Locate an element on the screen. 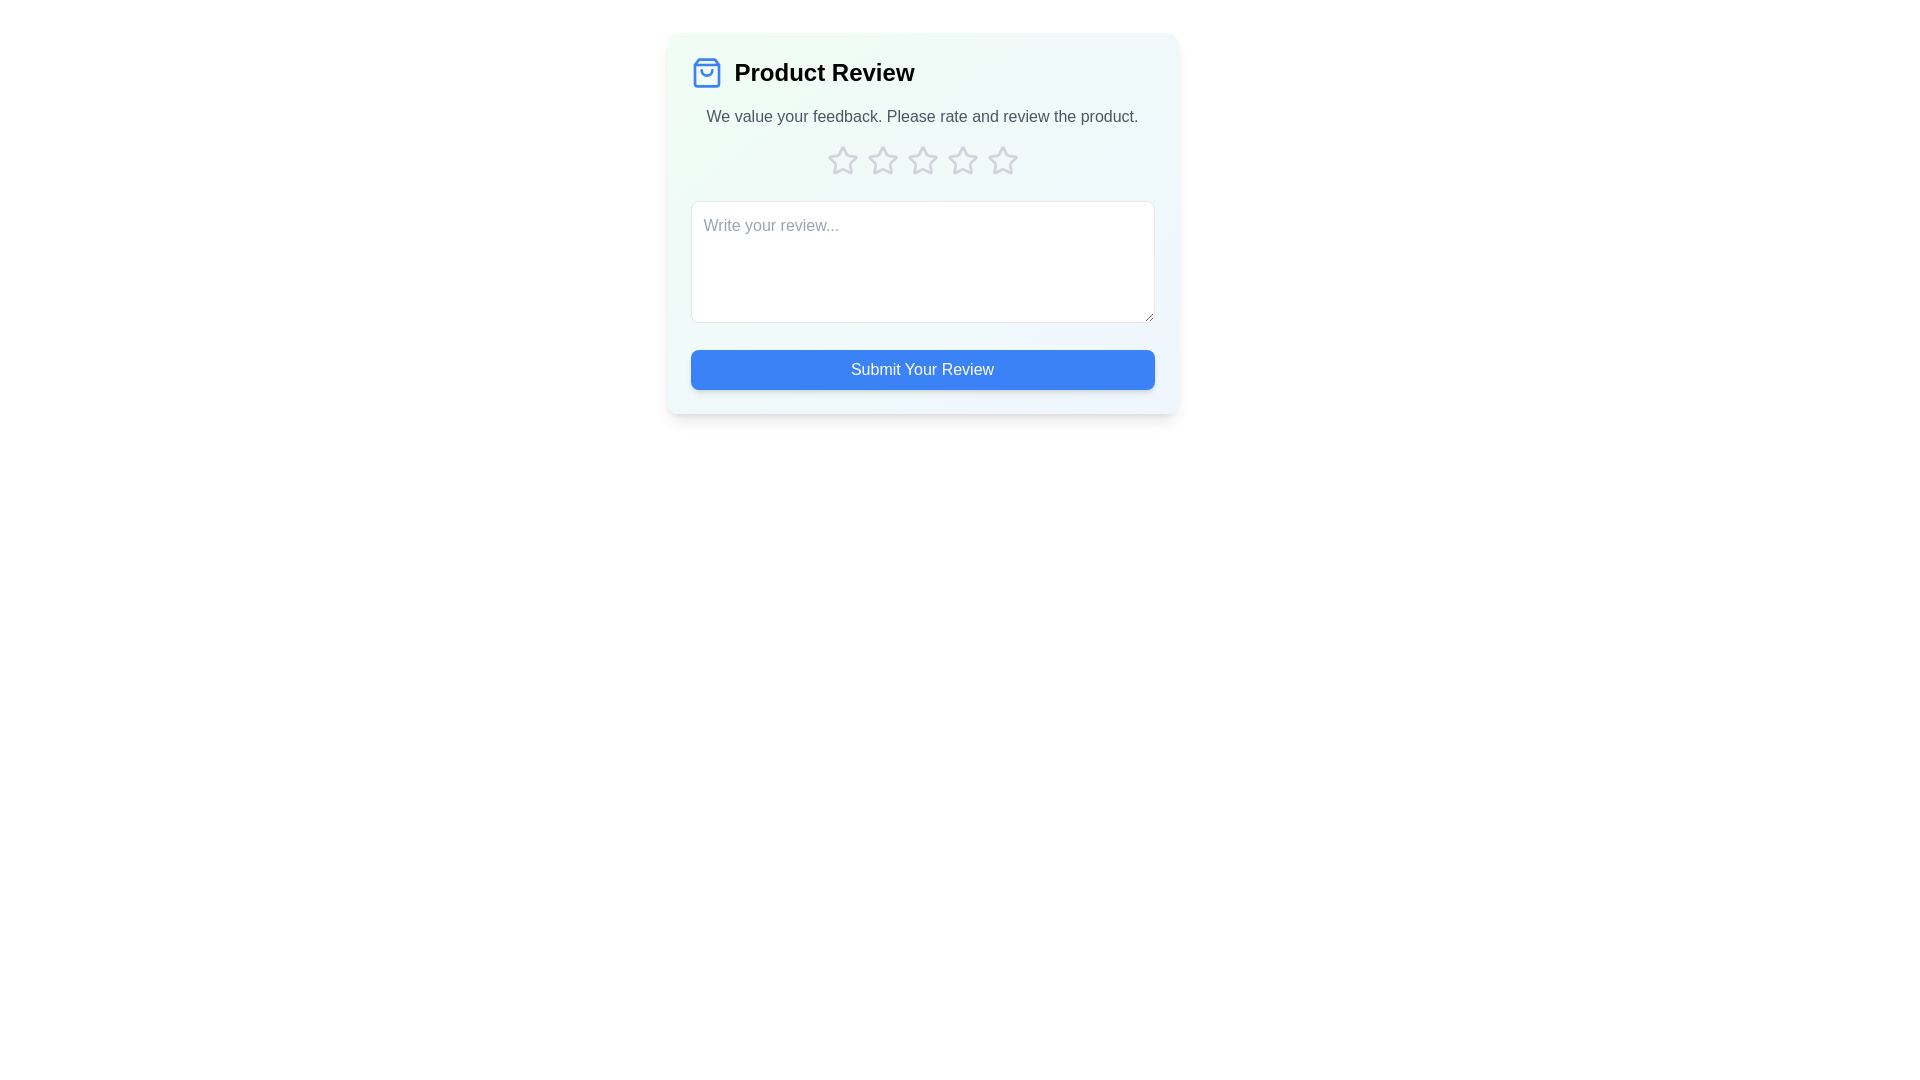  the first star icon in the rating component, which is styled with a hollow outline and gray color is located at coordinates (842, 160).